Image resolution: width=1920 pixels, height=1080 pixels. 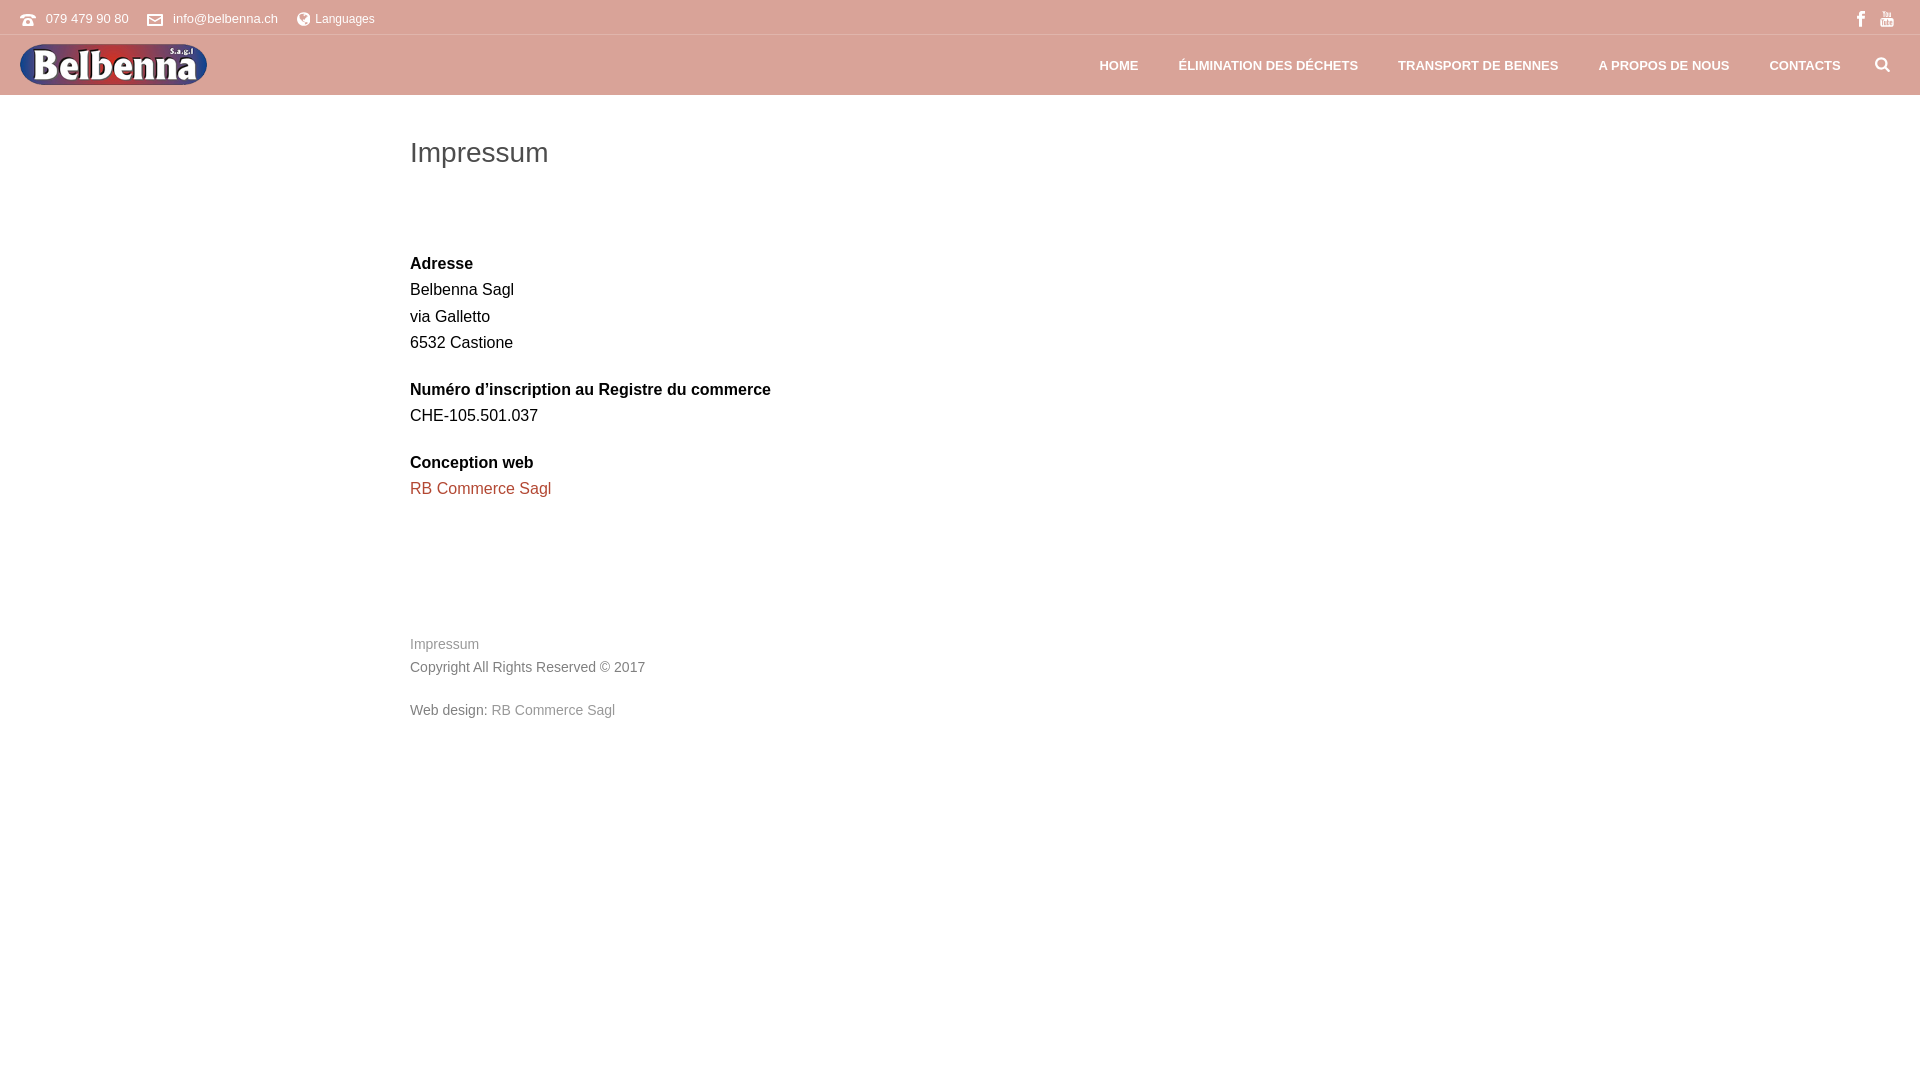 I want to click on 'A PROPOS DE NOUS', so click(x=1577, y=64).